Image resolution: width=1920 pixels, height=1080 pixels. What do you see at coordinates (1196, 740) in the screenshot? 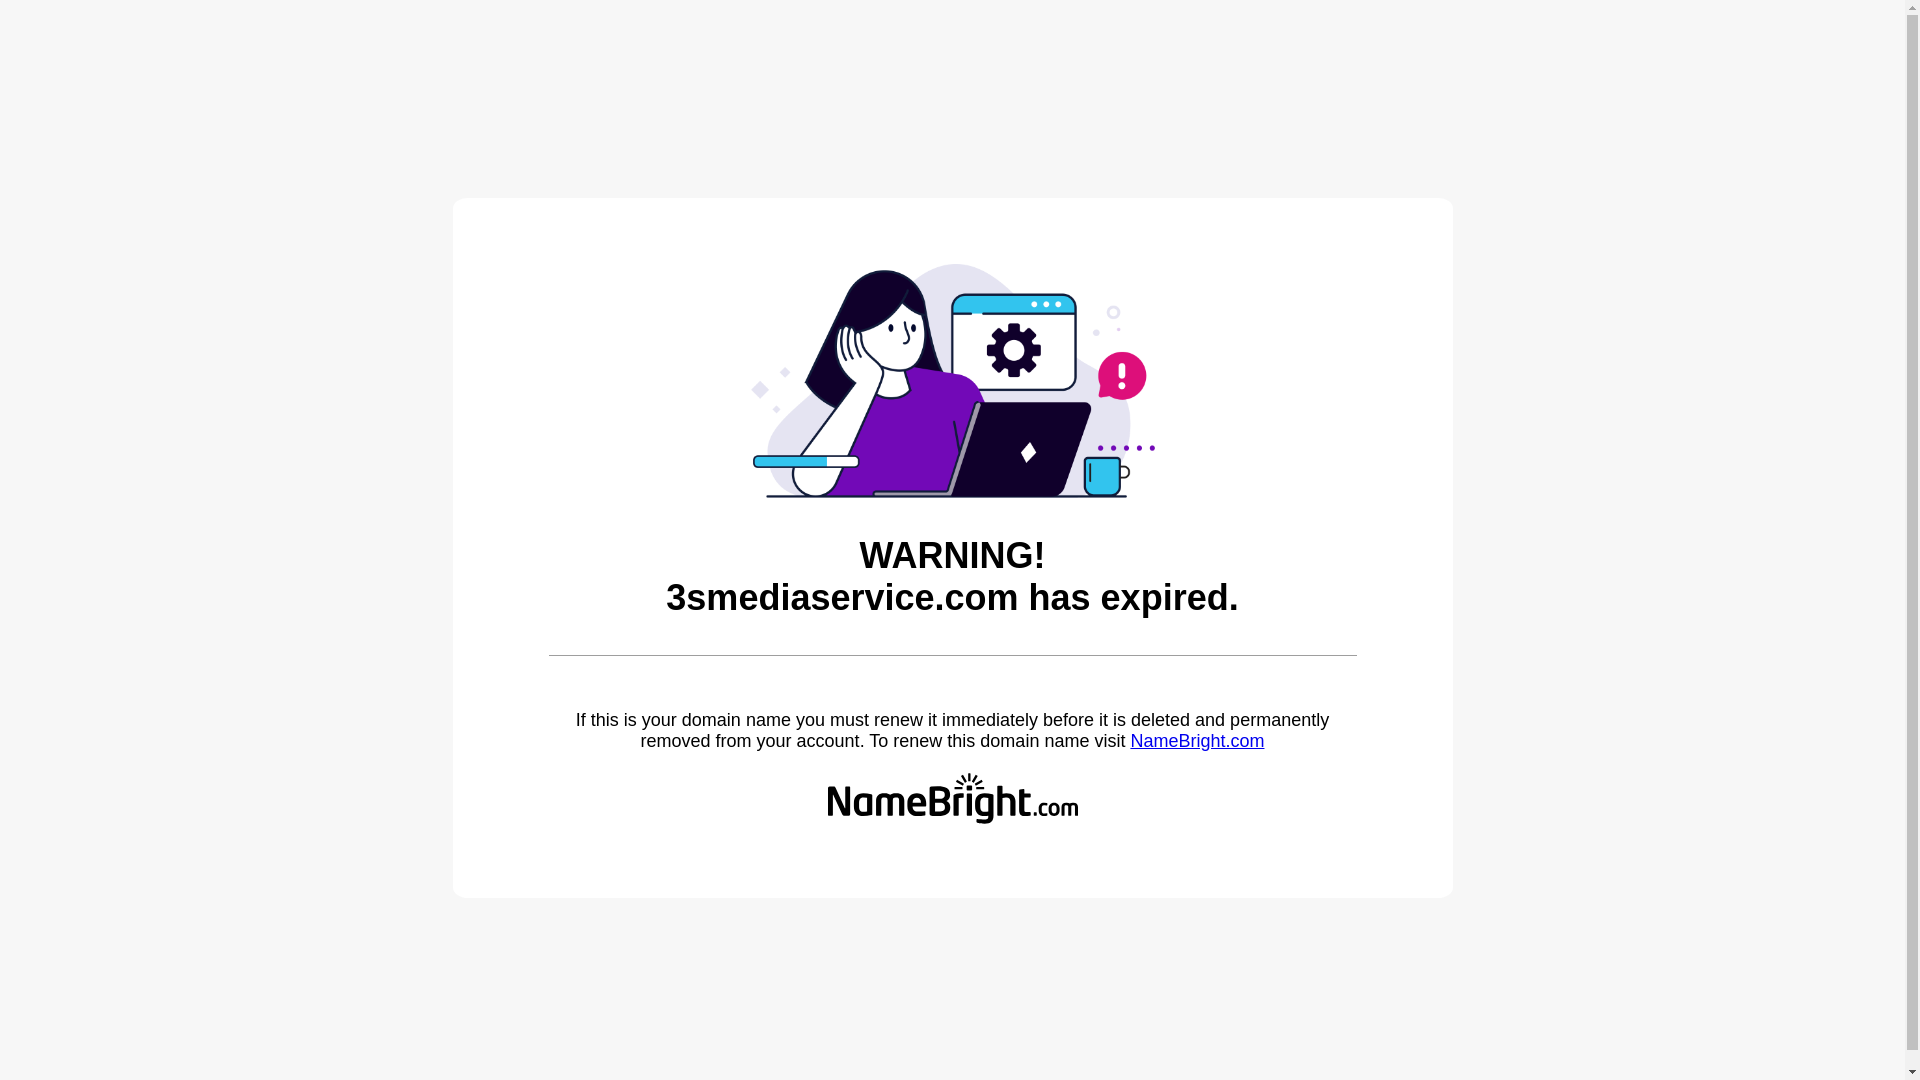
I see `'NameBright.com'` at bounding box center [1196, 740].